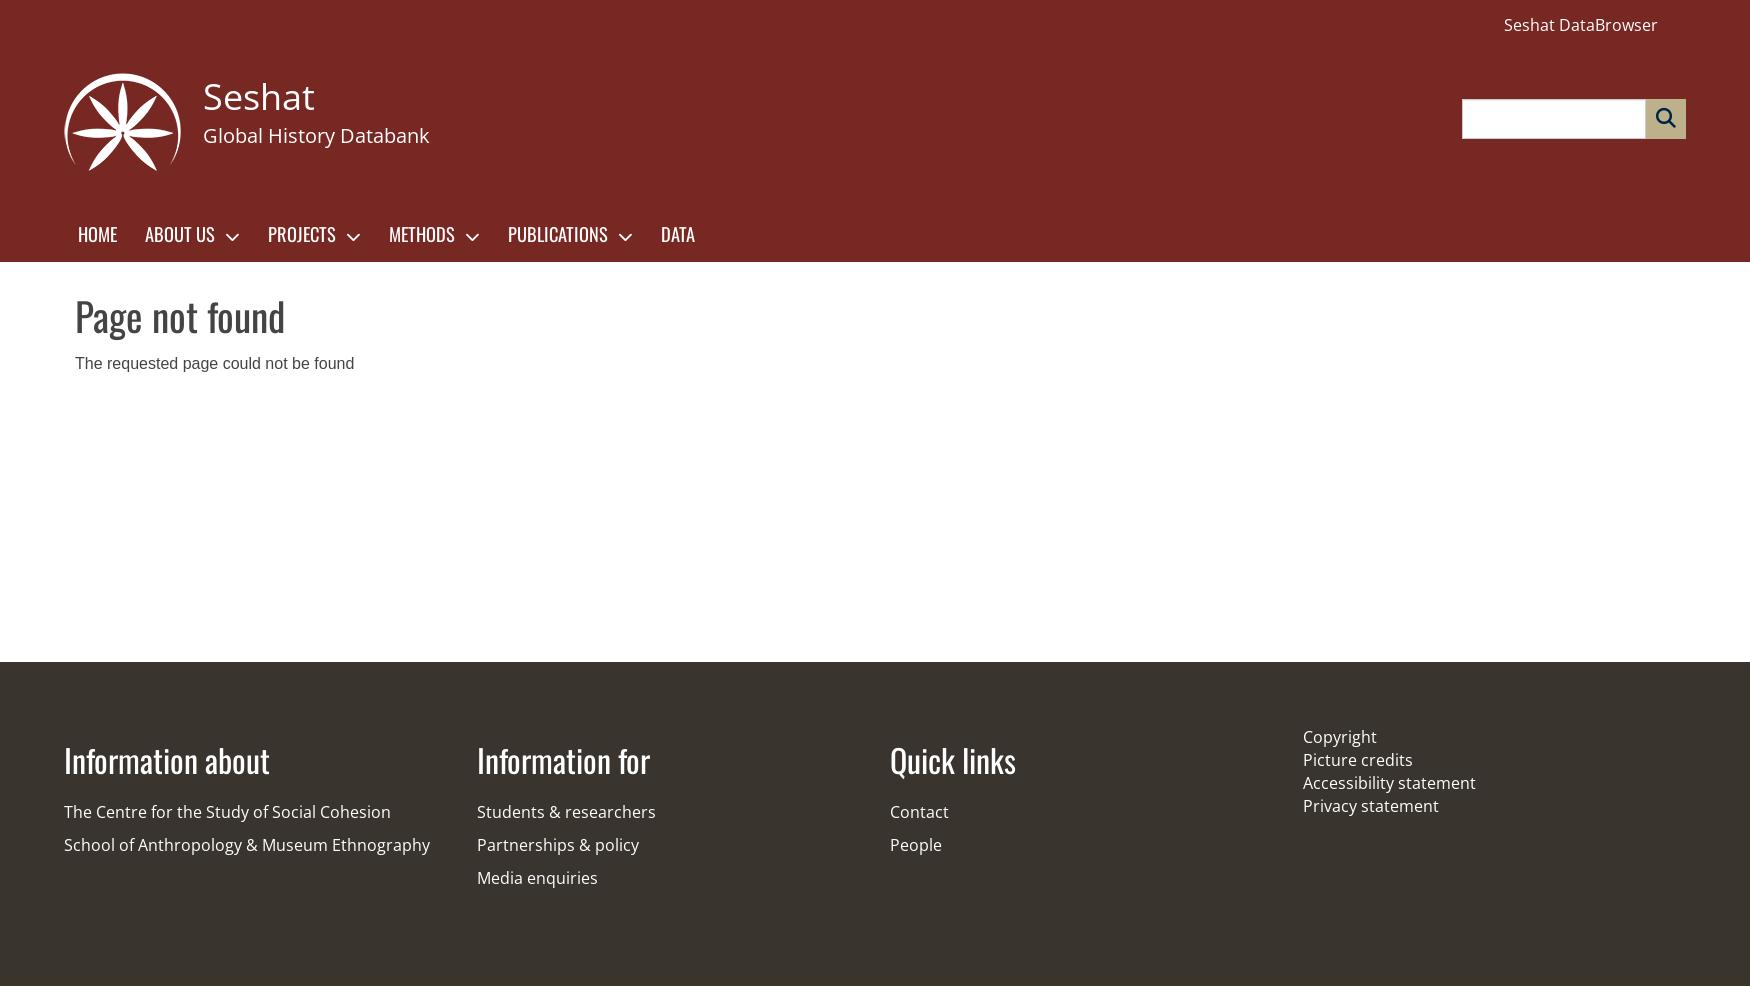 Image resolution: width=1750 pixels, height=1000 pixels. Describe the element at coordinates (477, 844) in the screenshot. I see `'Partnerships & policy'` at that location.